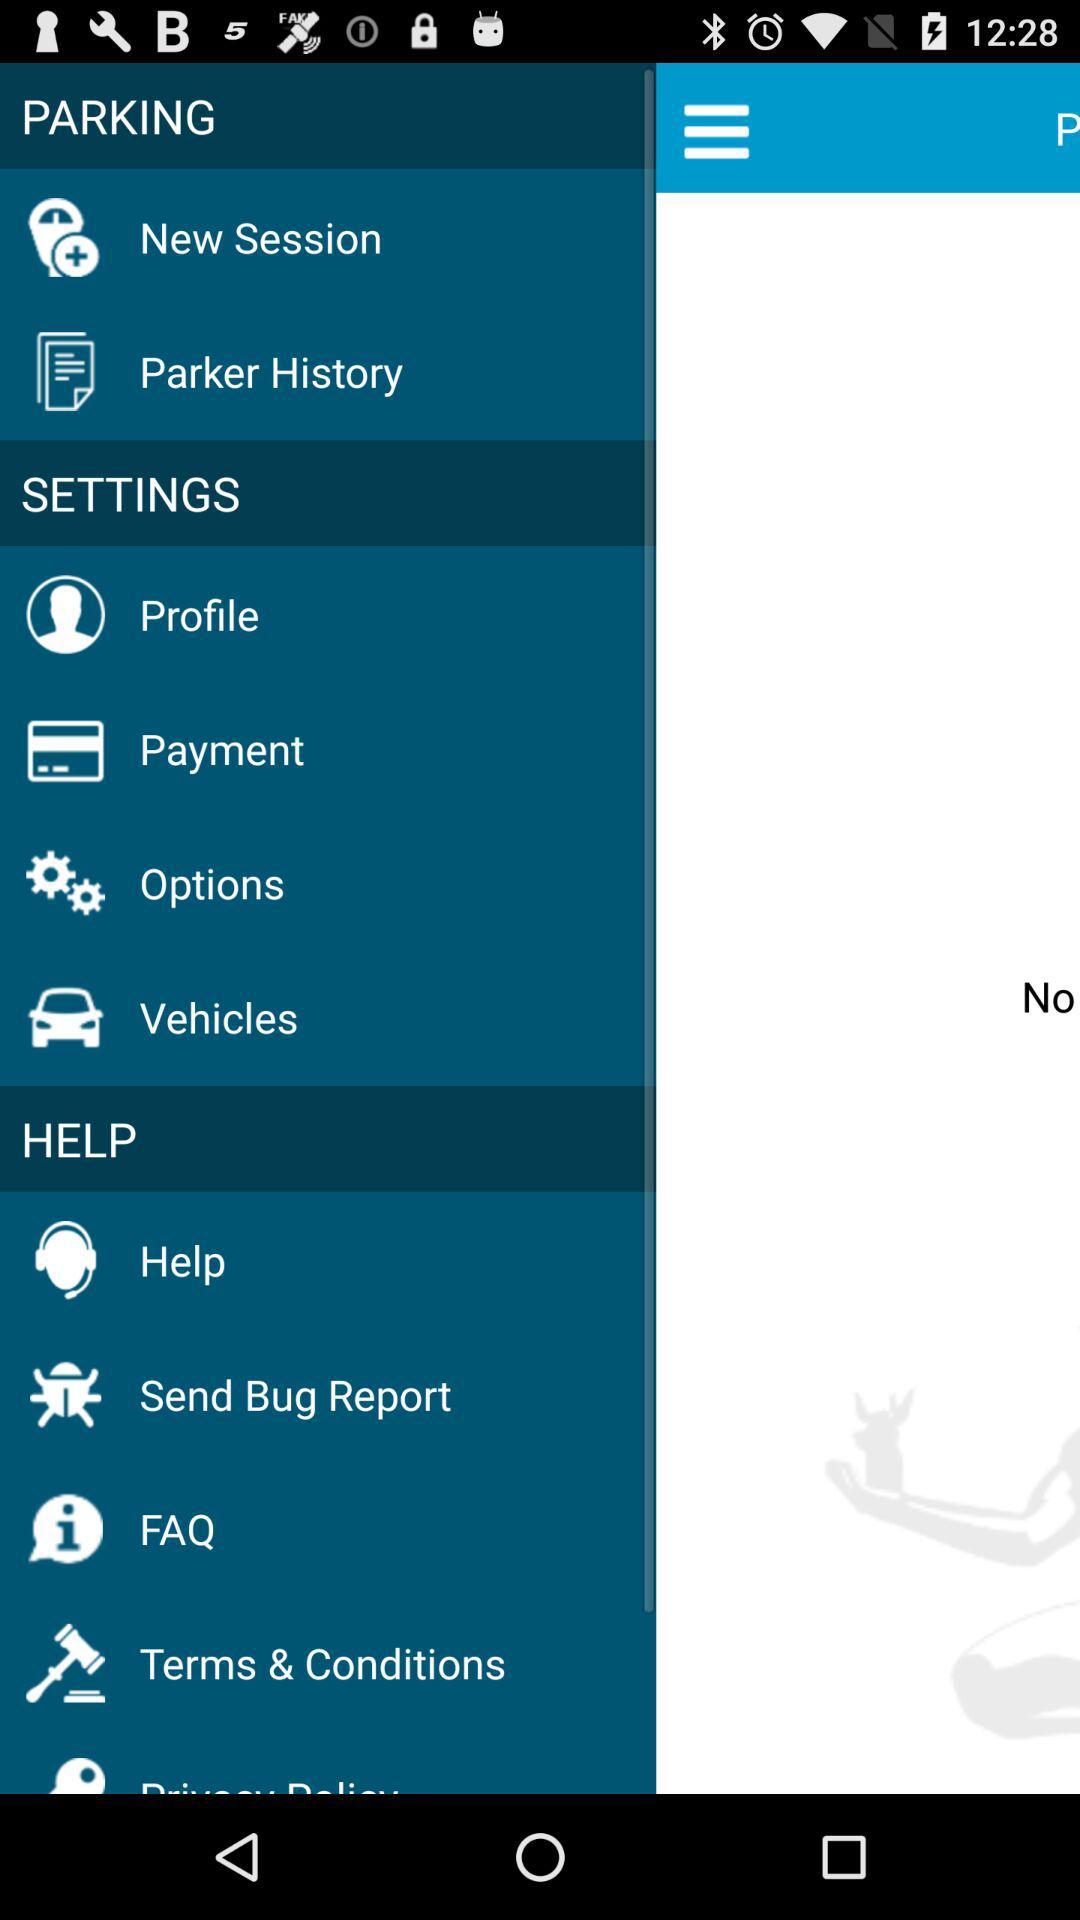 The height and width of the screenshot is (1920, 1080). Describe the element at coordinates (260, 236) in the screenshot. I see `icon below the parking` at that location.